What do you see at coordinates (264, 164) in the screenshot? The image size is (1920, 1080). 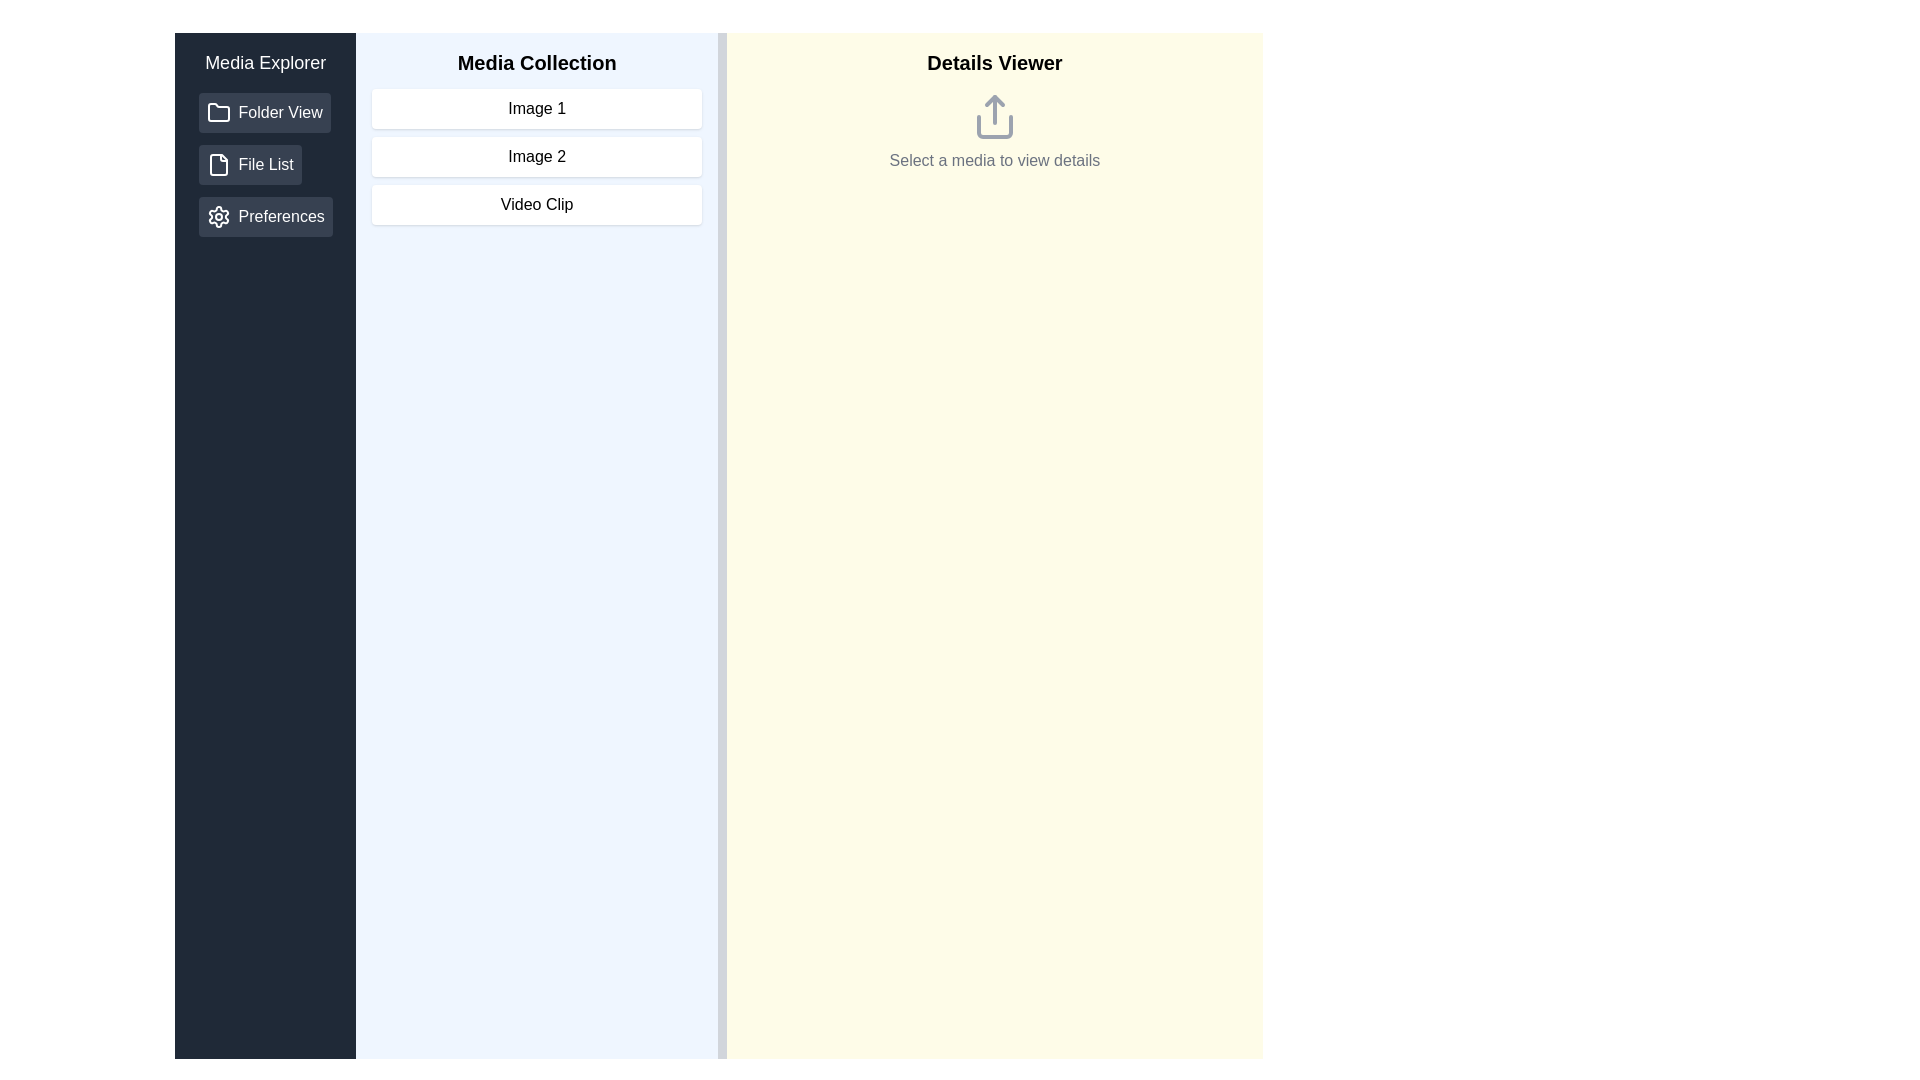 I see `the 'File List' button located in the left sidebar beneath the 'Folder View' button` at bounding box center [264, 164].